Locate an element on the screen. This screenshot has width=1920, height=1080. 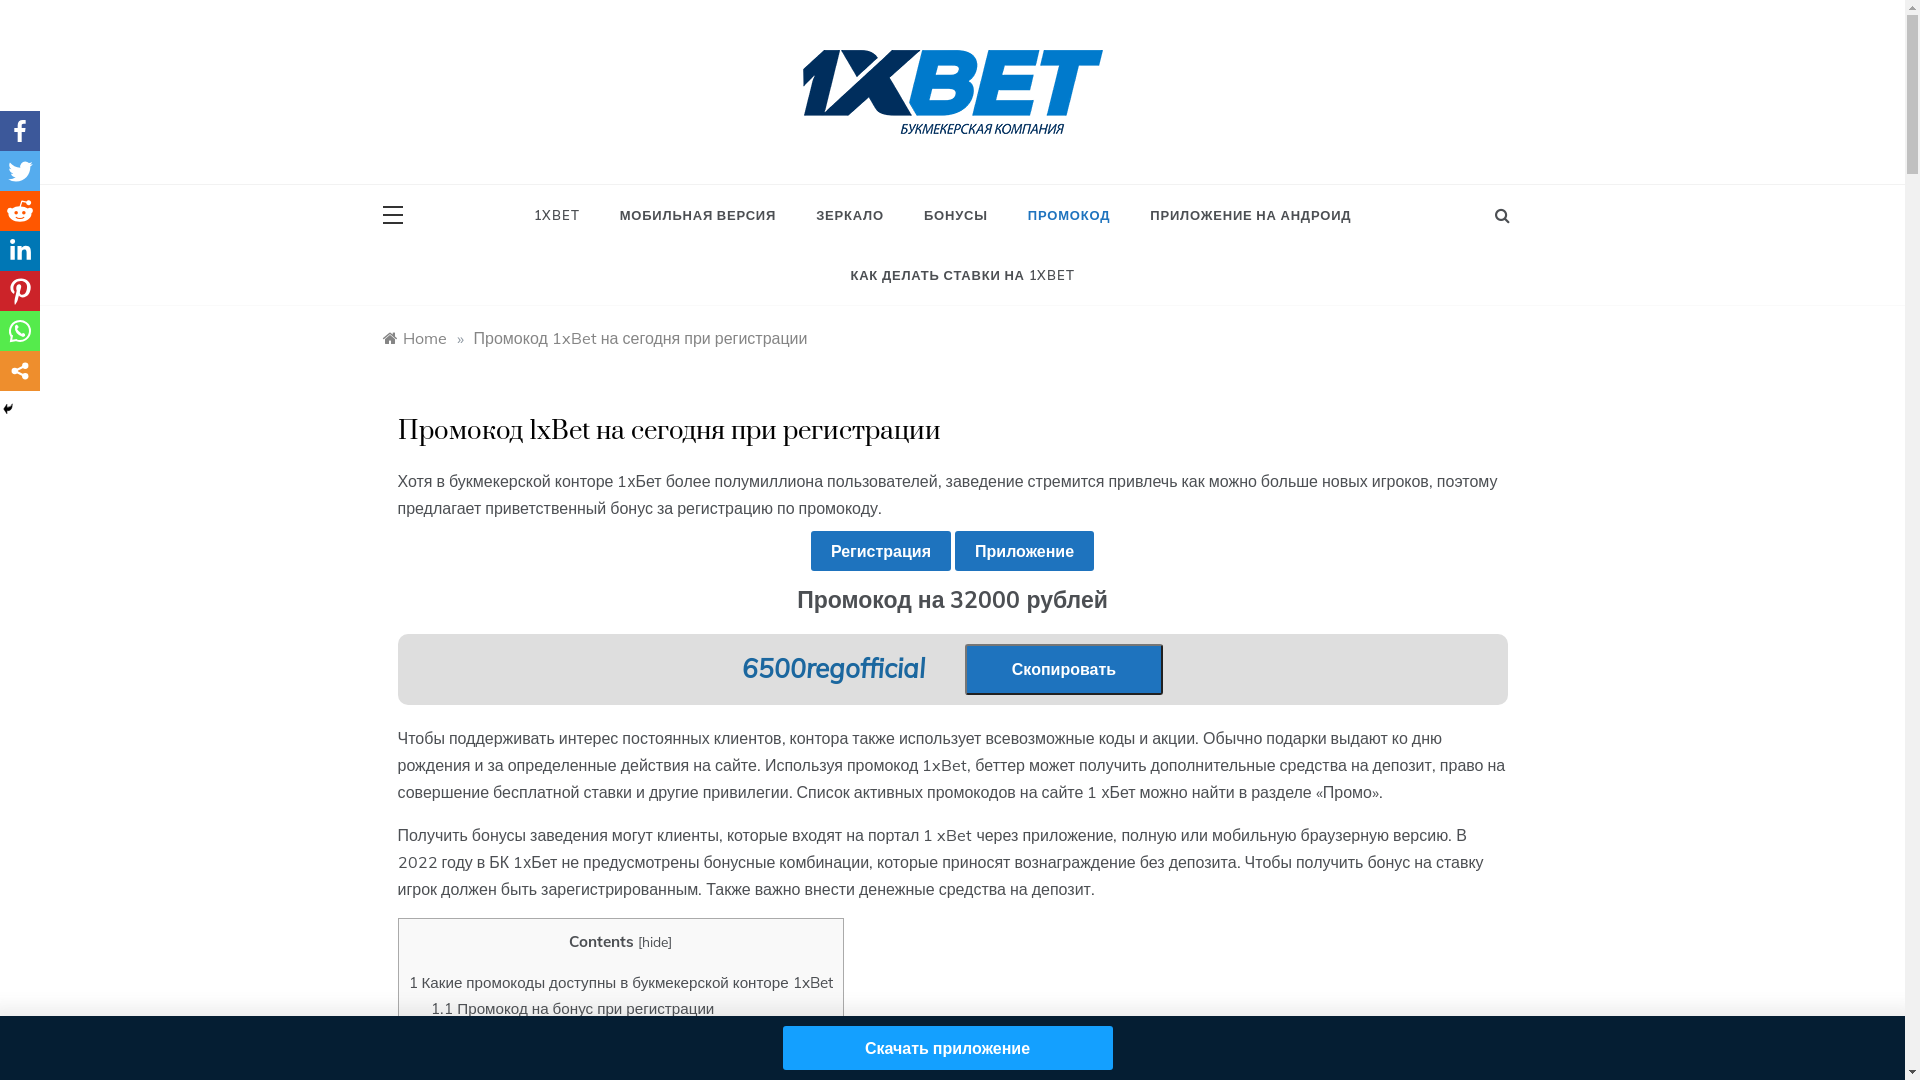
'Twitter' is located at coordinates (19, 169).